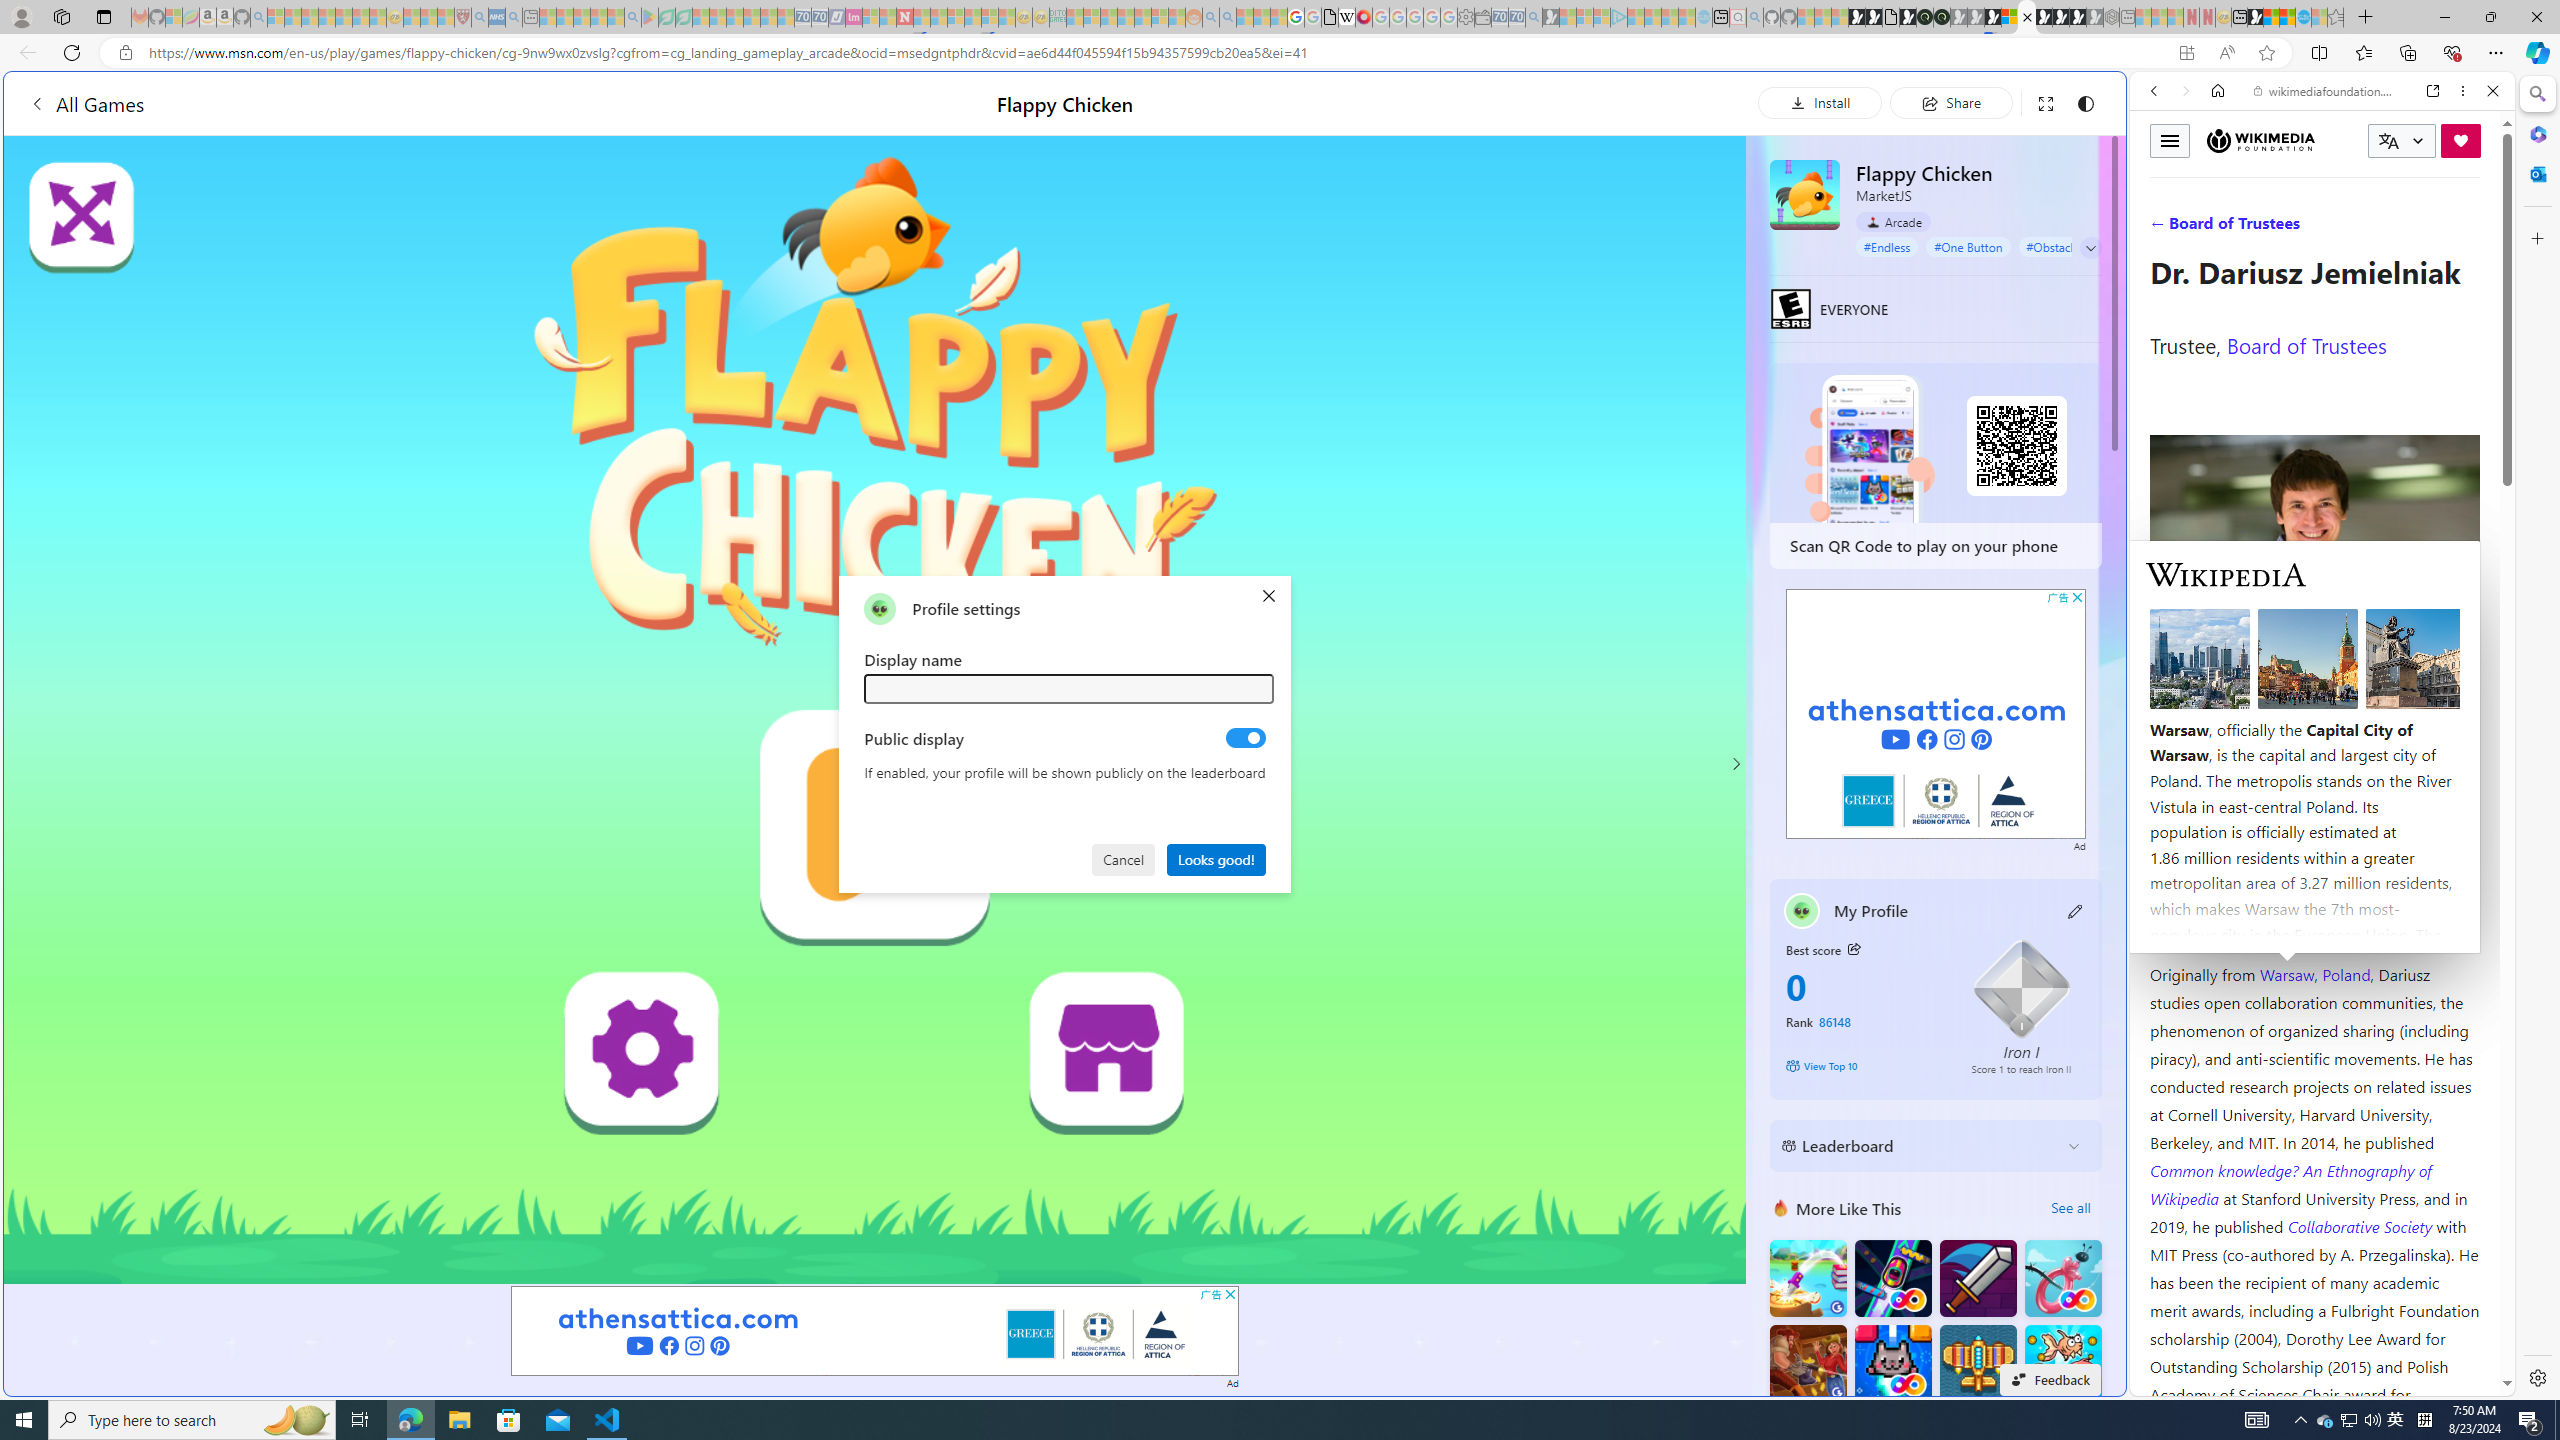 This screenshot has height=1440, width=2560. Describe the element at coordinates (125, 53) in the screenshot. I see `'View site information'` at that location.